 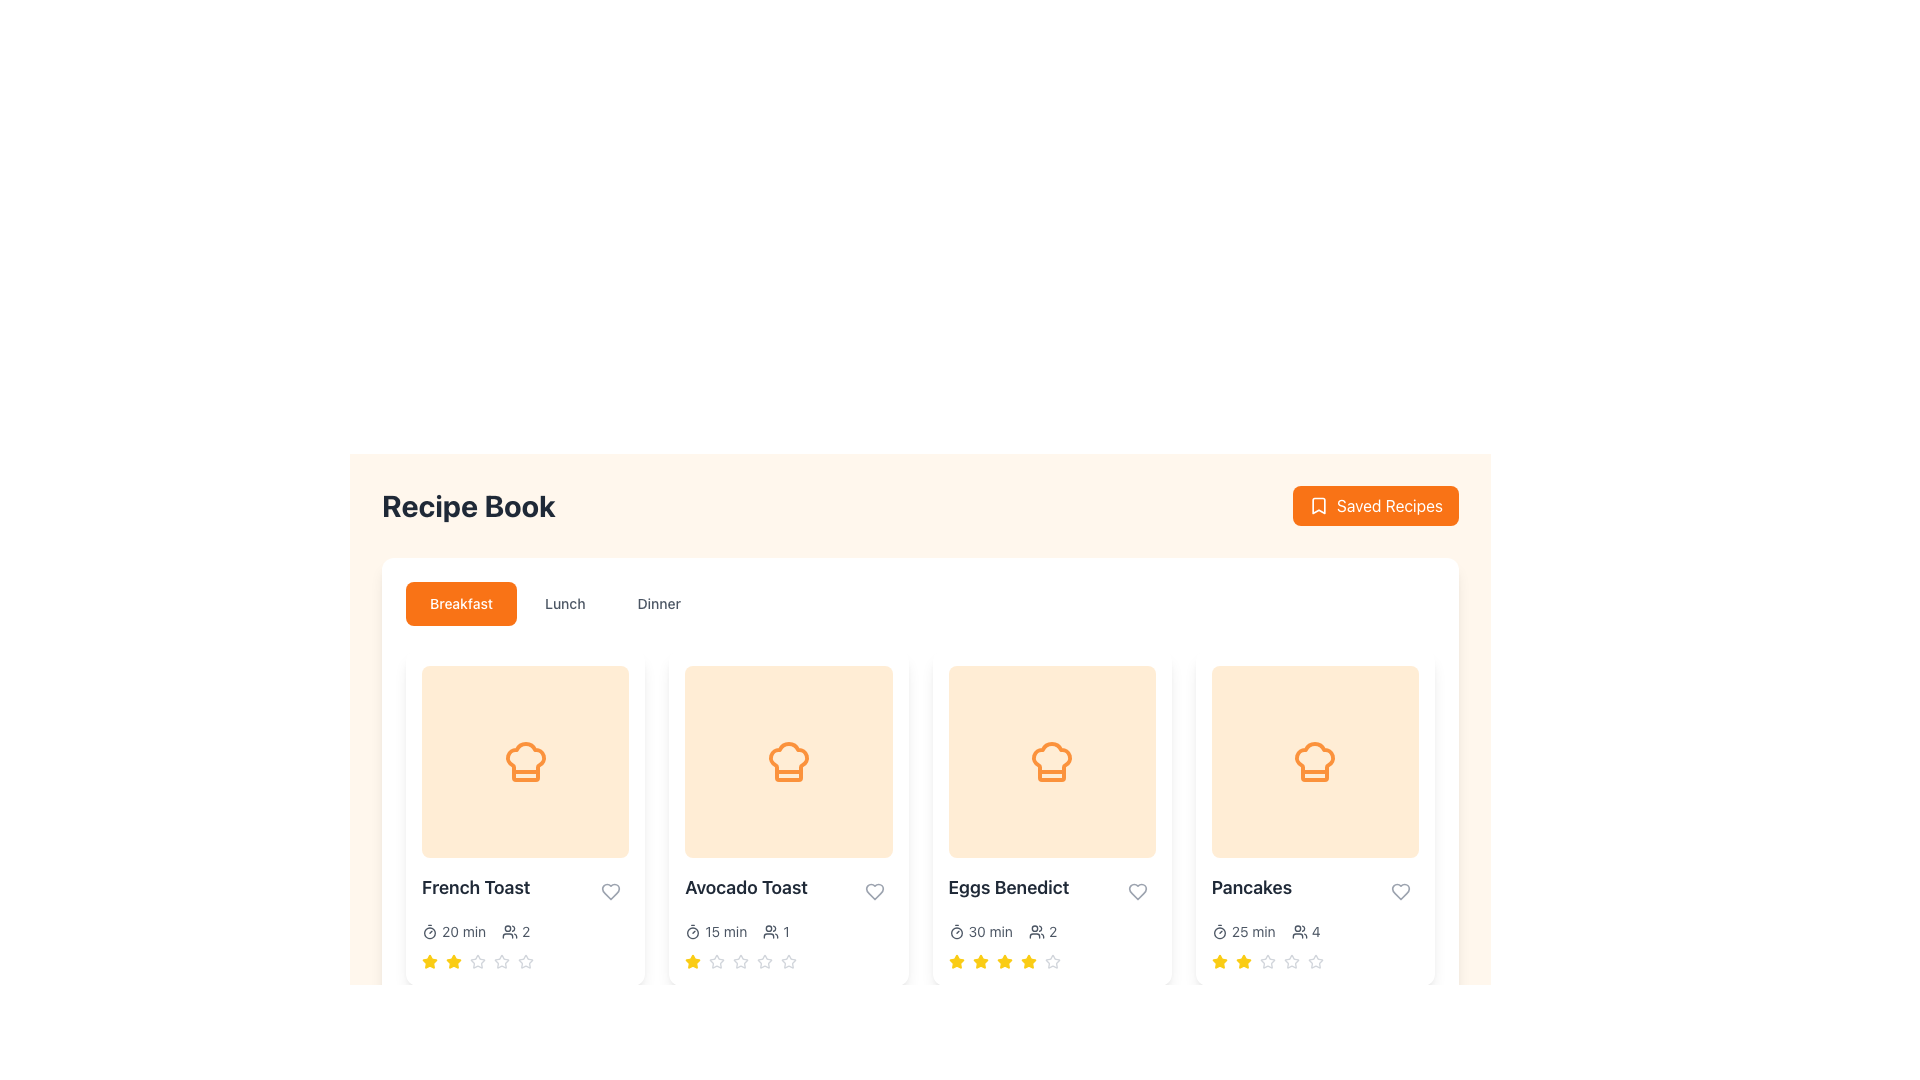 What do you see at coordinates (502, 960) in the screenshot?
I see `the sixth star icon representing an unselected rating option in the rating system for the 'French Toast' recipe` at bounding box center [502, 960].